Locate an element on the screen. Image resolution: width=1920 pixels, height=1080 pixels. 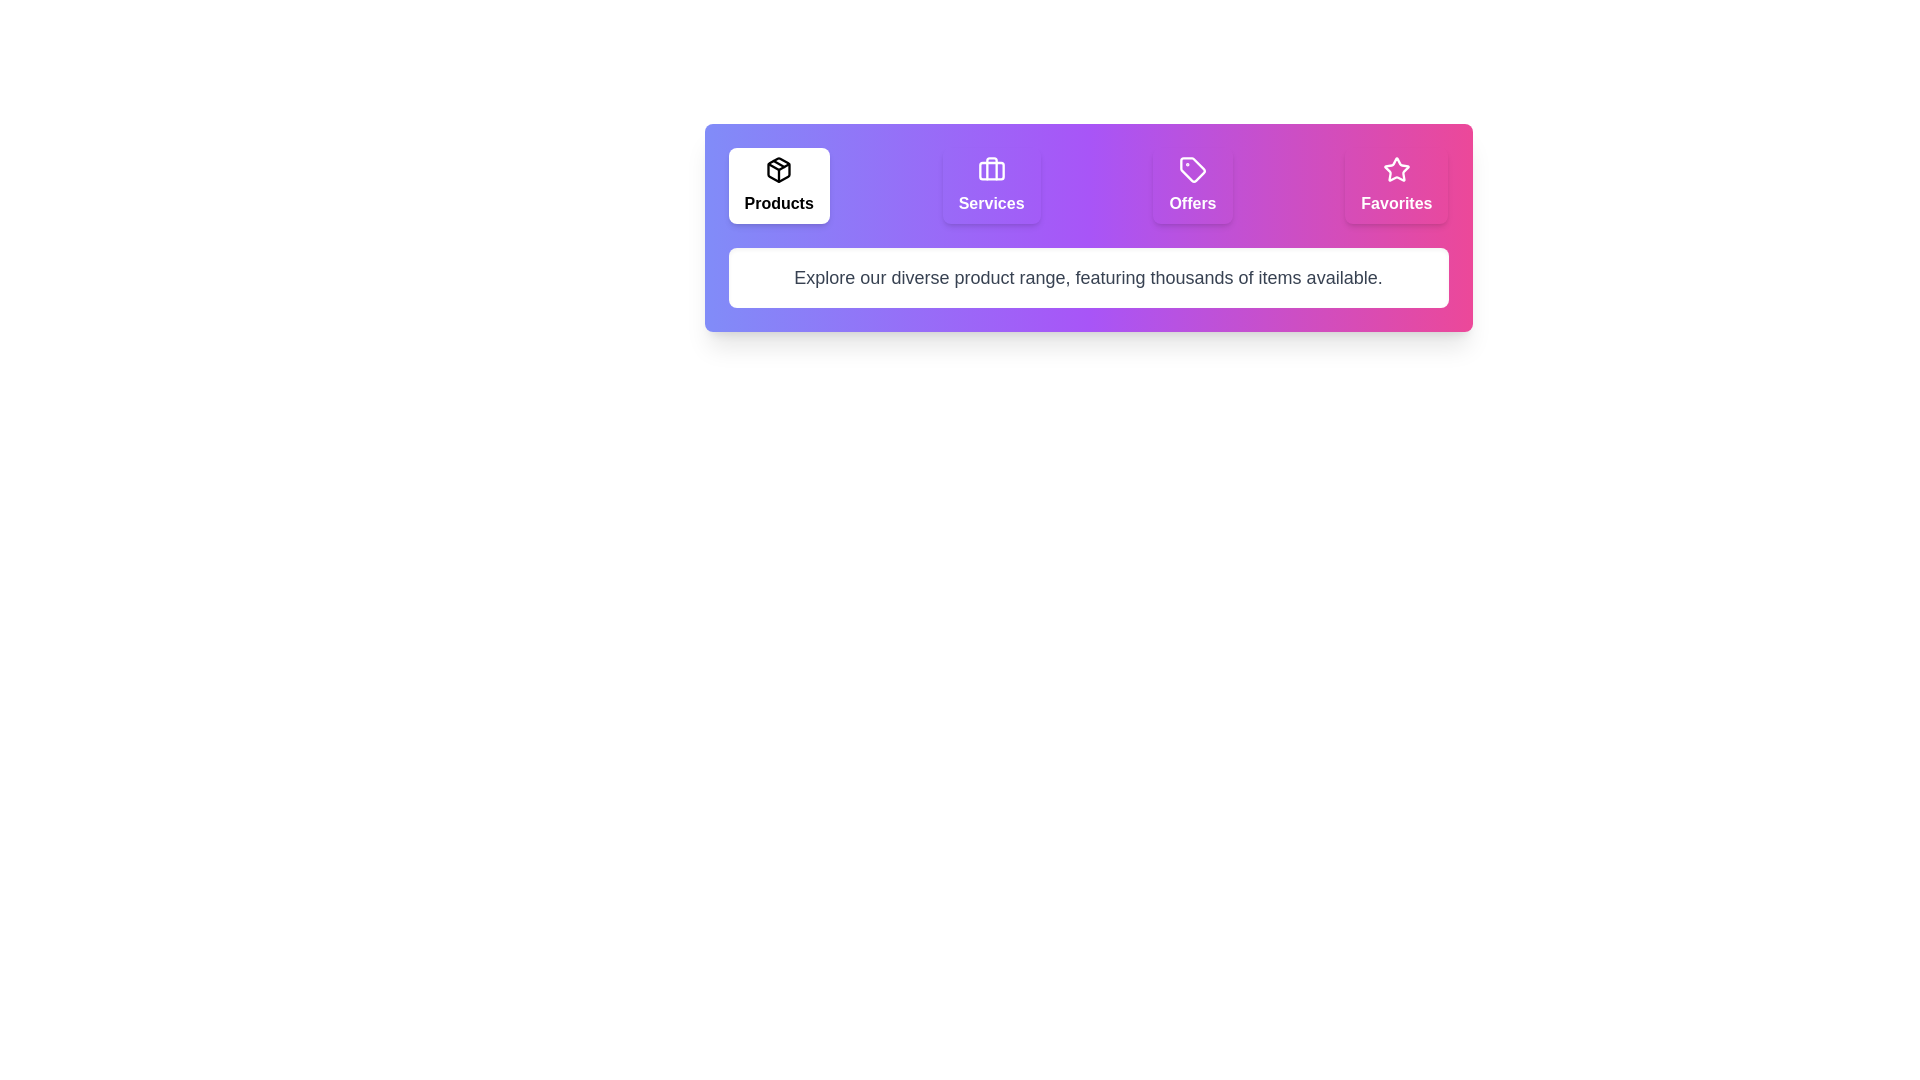
the Services tab is located at coordinates (991, 185).